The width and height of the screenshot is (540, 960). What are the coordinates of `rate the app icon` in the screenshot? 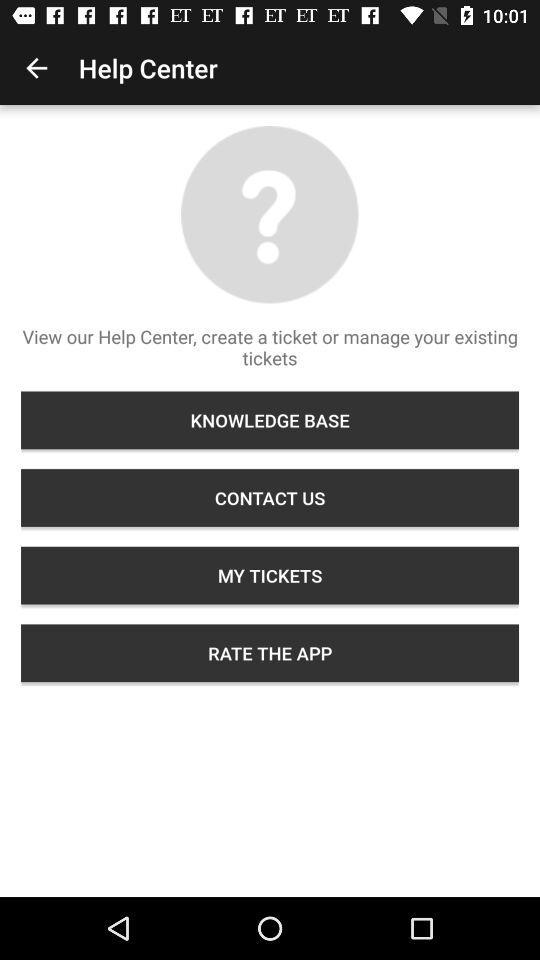 It's located at (270, 652).